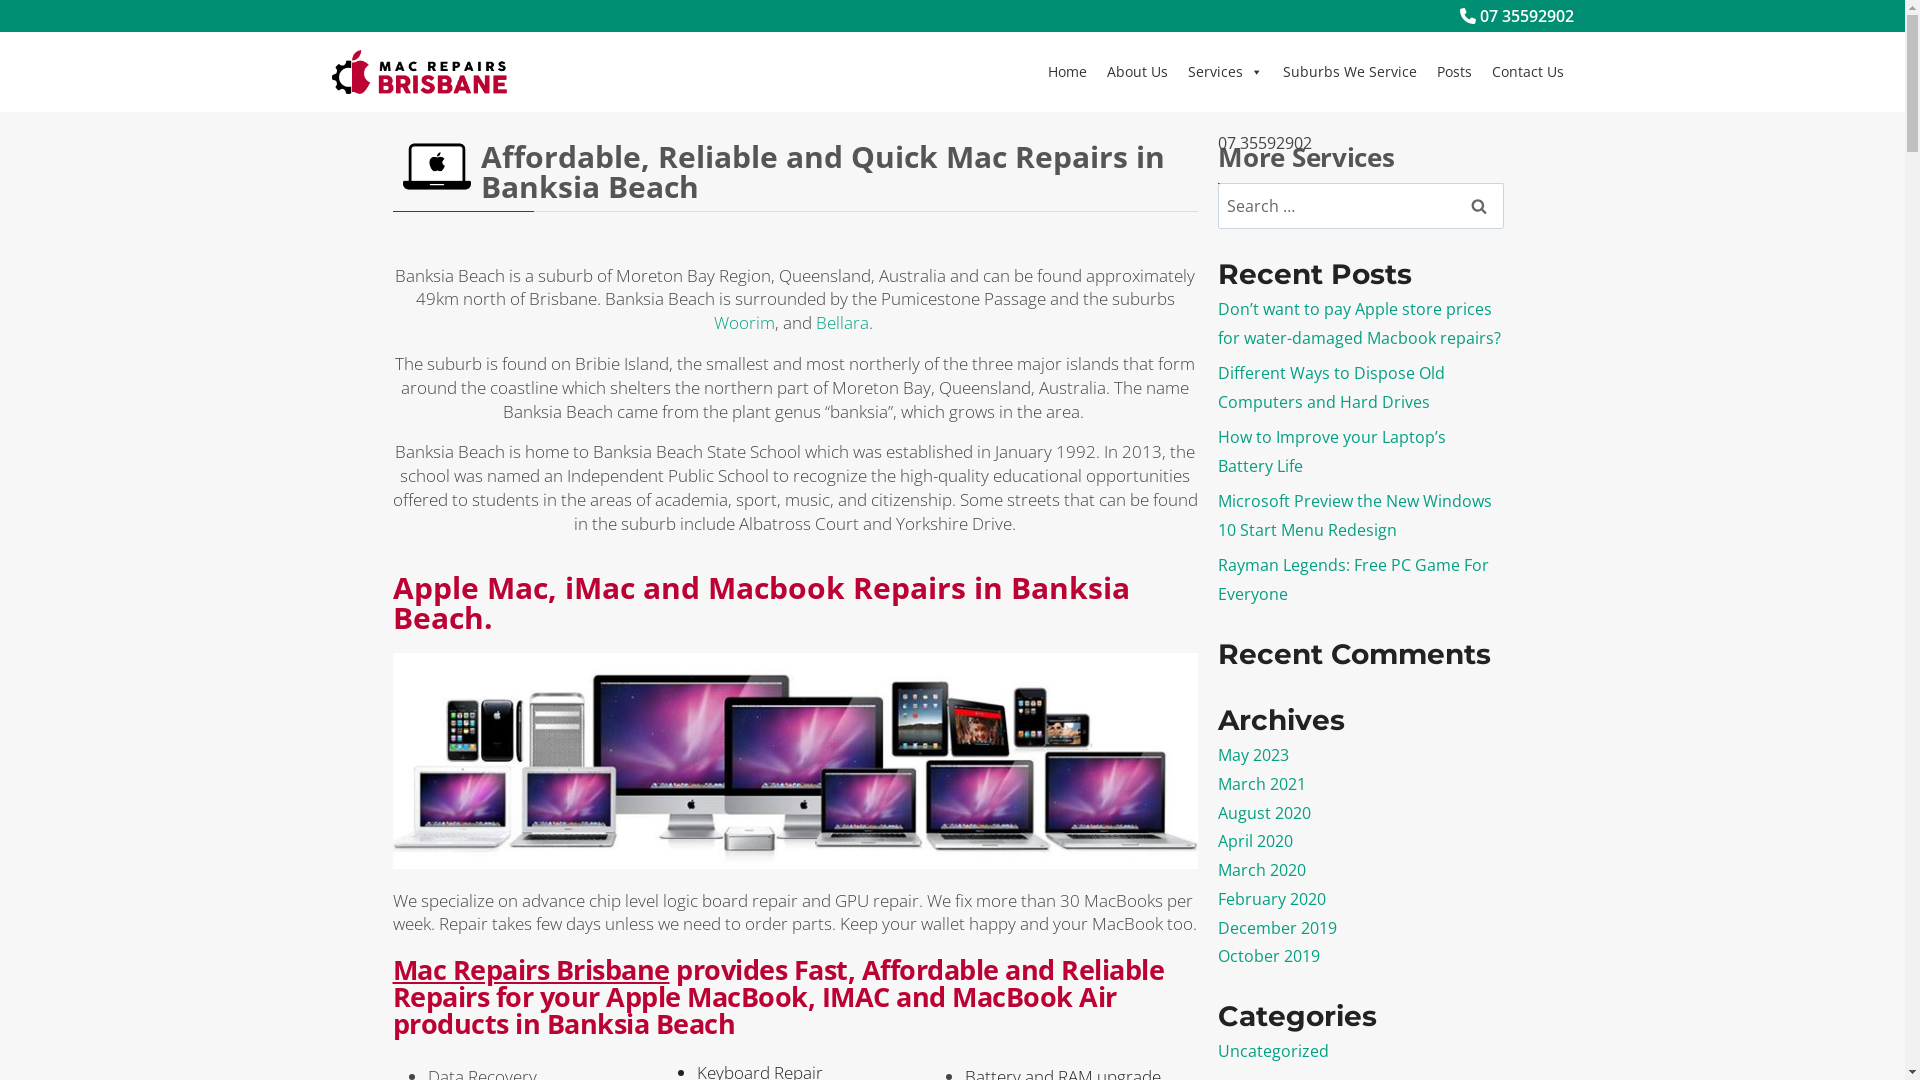  What do you see at coordinates (1526, 71) in the screenshot?
I see `'Contact Us'` at bounding box center [1526, 71].